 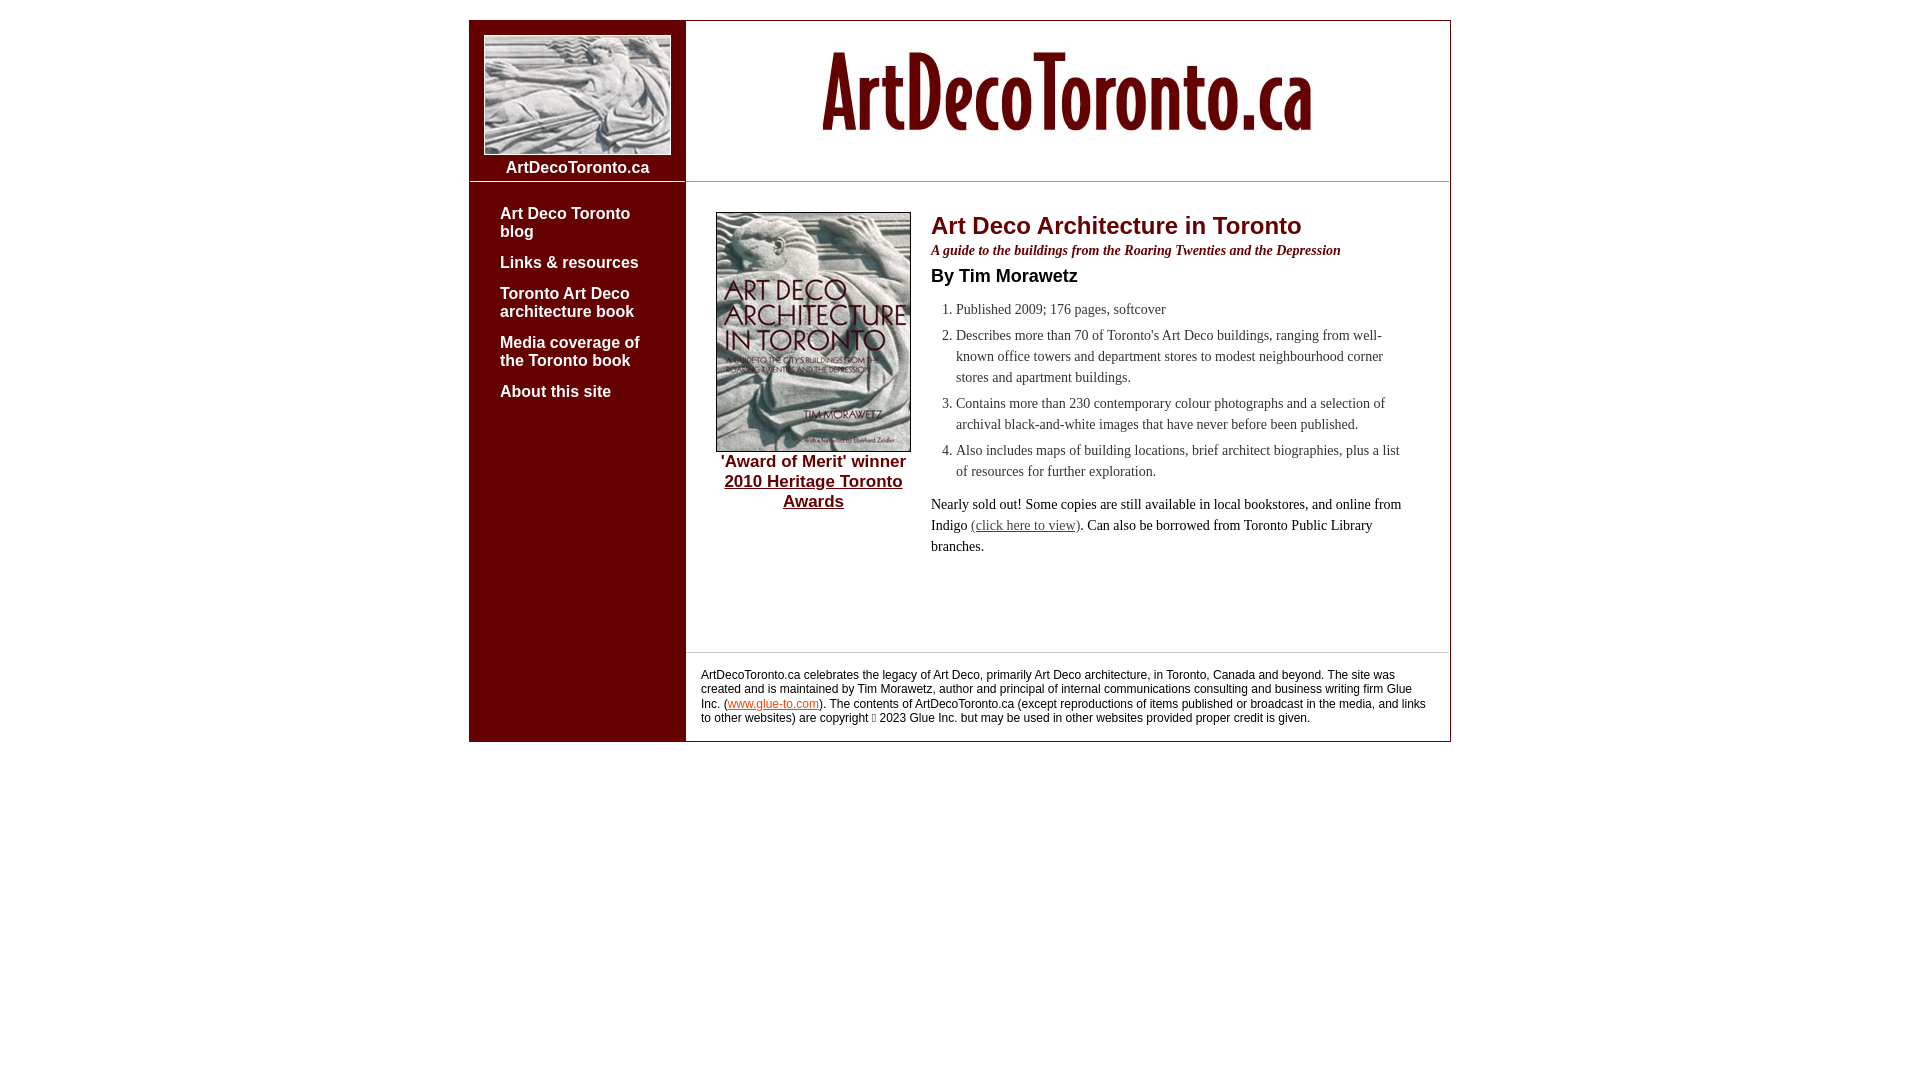 What do you see at coordinates (499, 220) in the screenshot?
I see `'Art Deco Toronto` at bounding box center [499, 220].